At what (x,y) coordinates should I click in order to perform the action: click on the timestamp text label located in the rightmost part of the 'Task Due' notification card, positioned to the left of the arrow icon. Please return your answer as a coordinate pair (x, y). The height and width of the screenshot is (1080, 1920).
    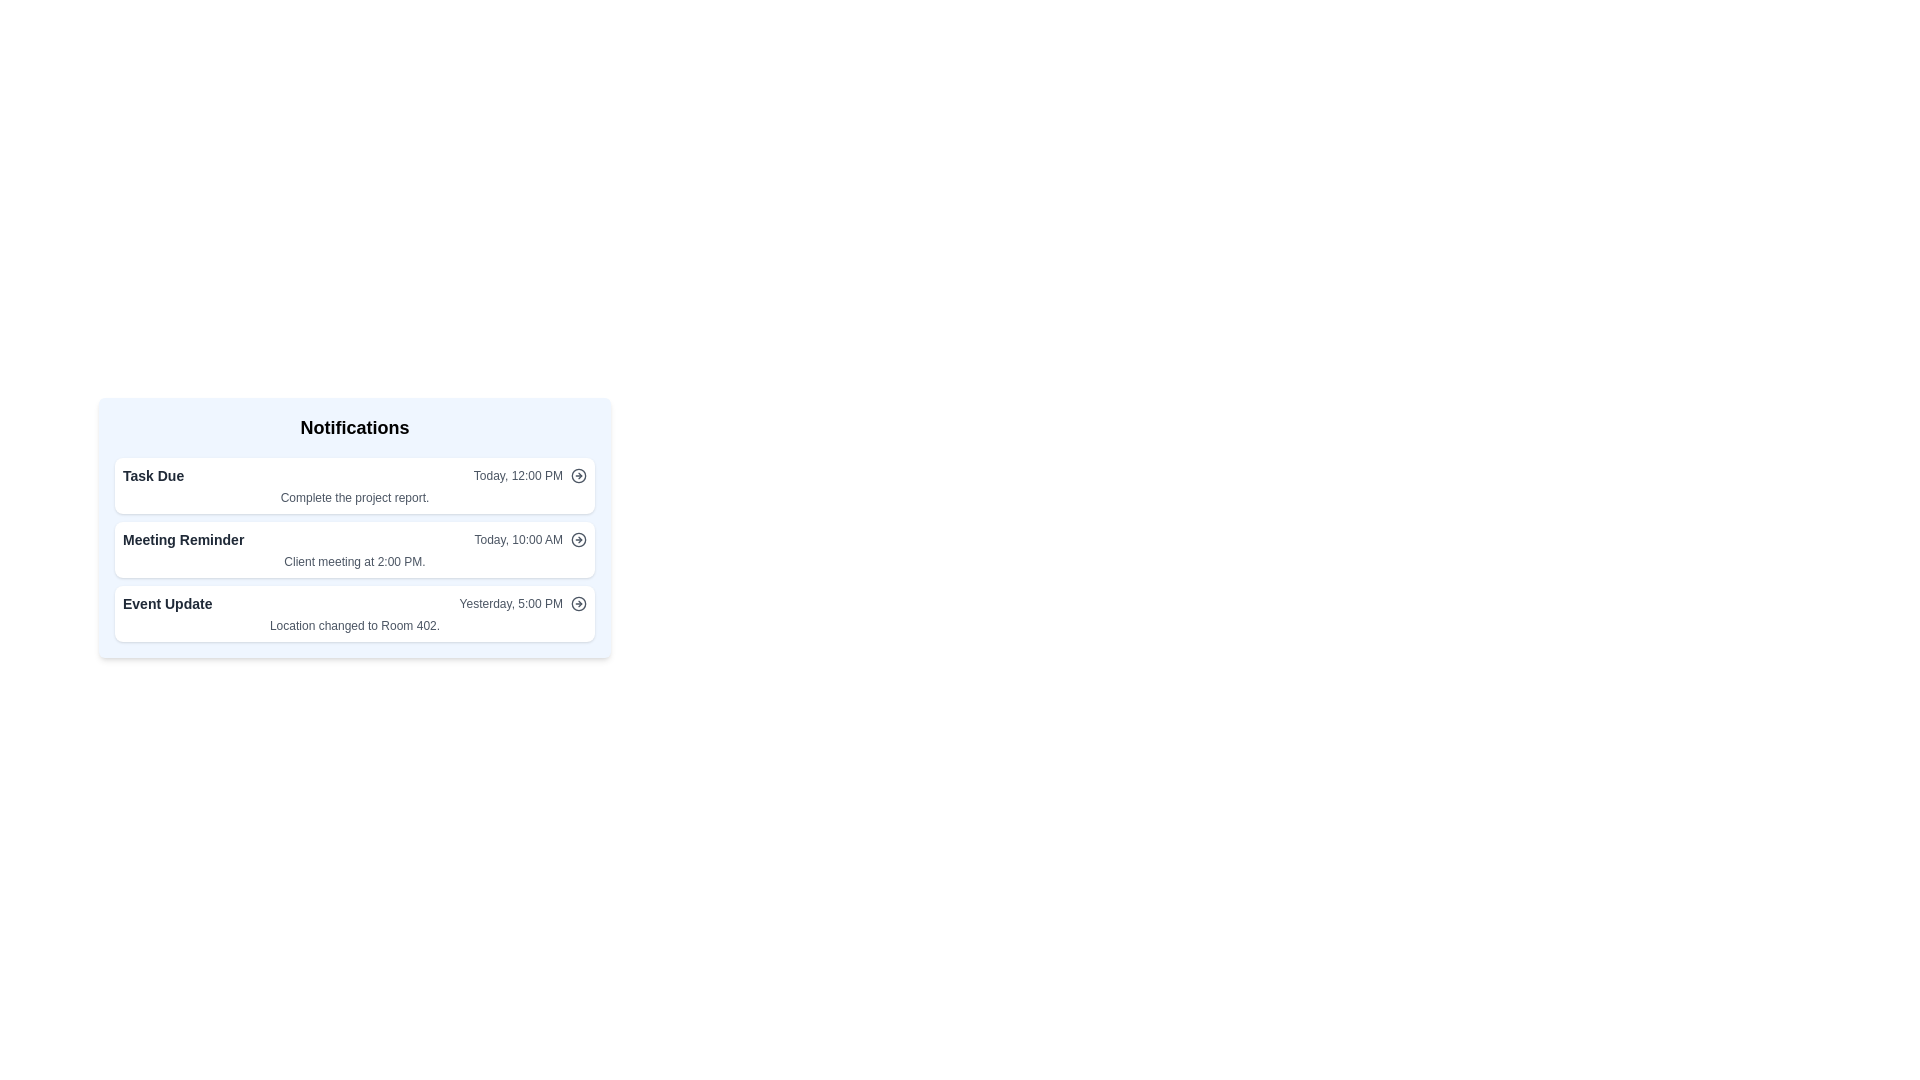
    Looking at the image, I should click on (518, 475).